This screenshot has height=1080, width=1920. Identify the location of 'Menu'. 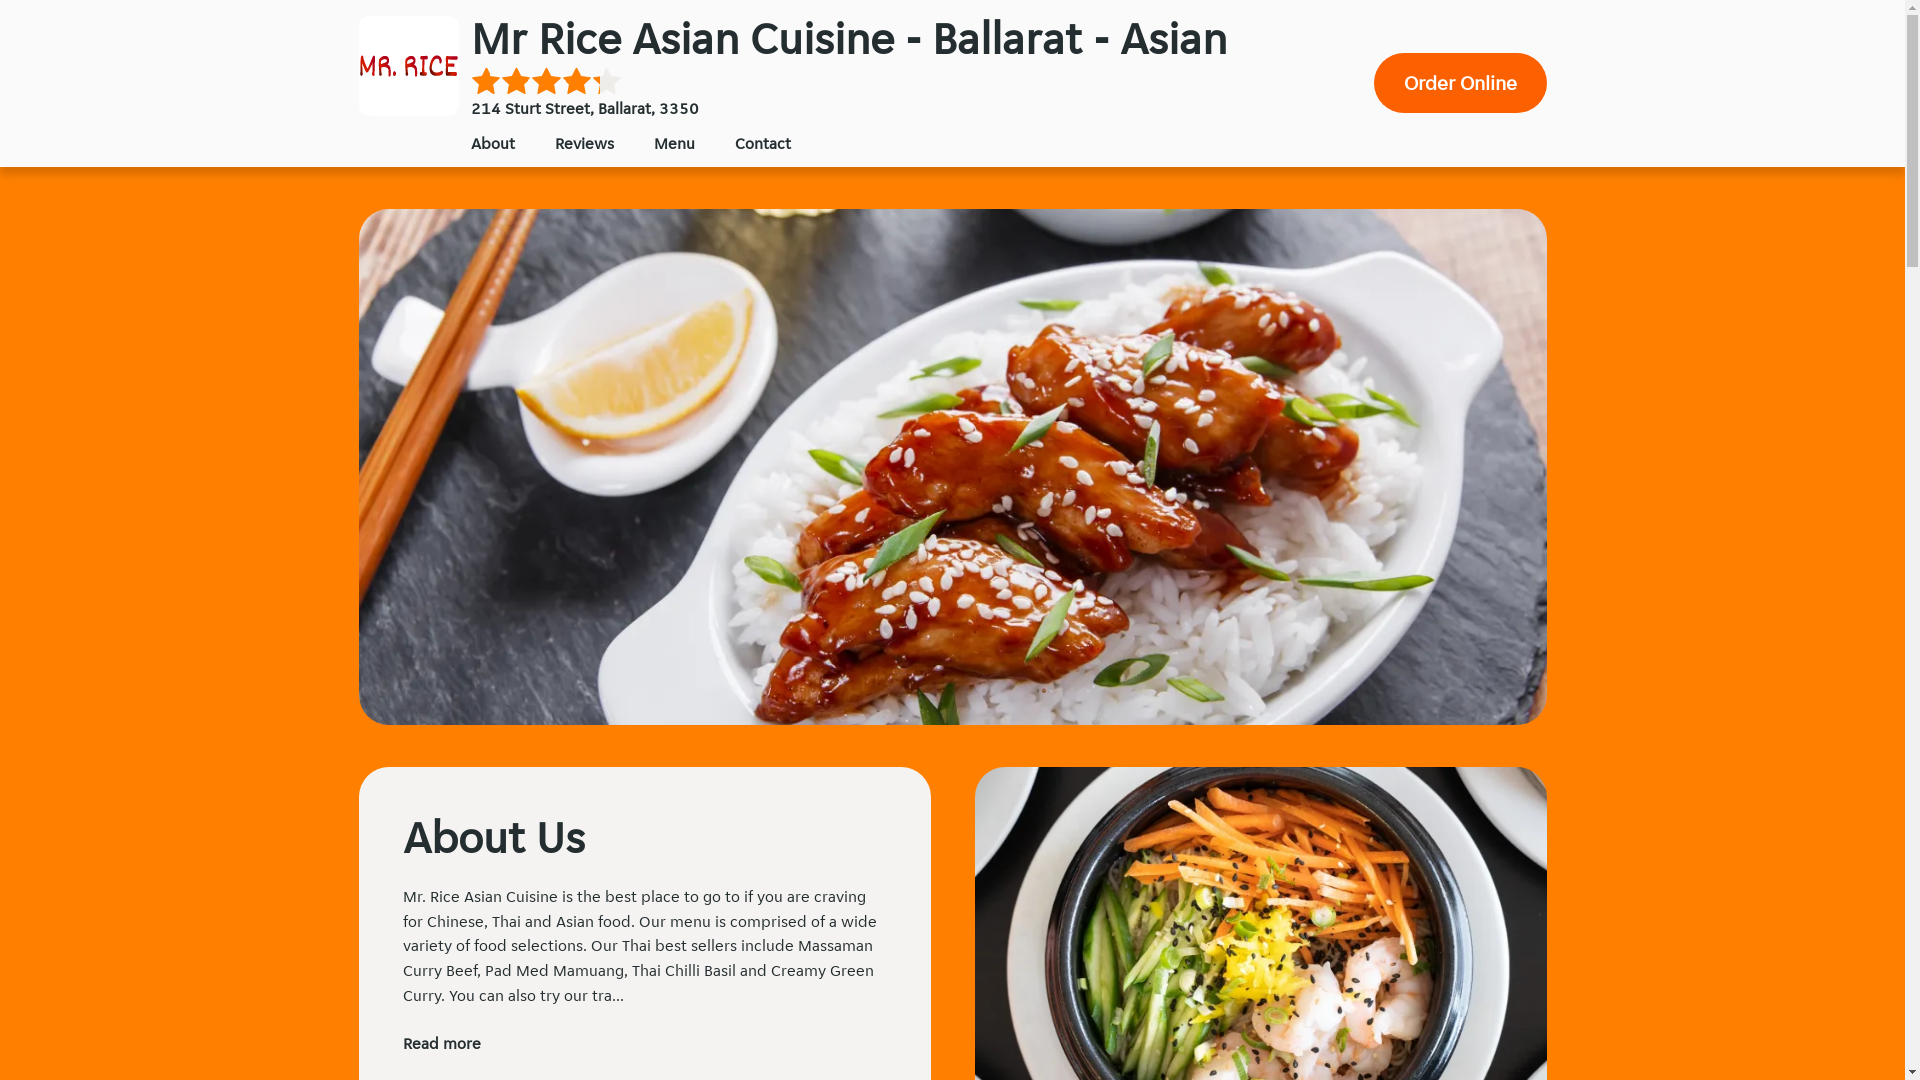
(653, 142).